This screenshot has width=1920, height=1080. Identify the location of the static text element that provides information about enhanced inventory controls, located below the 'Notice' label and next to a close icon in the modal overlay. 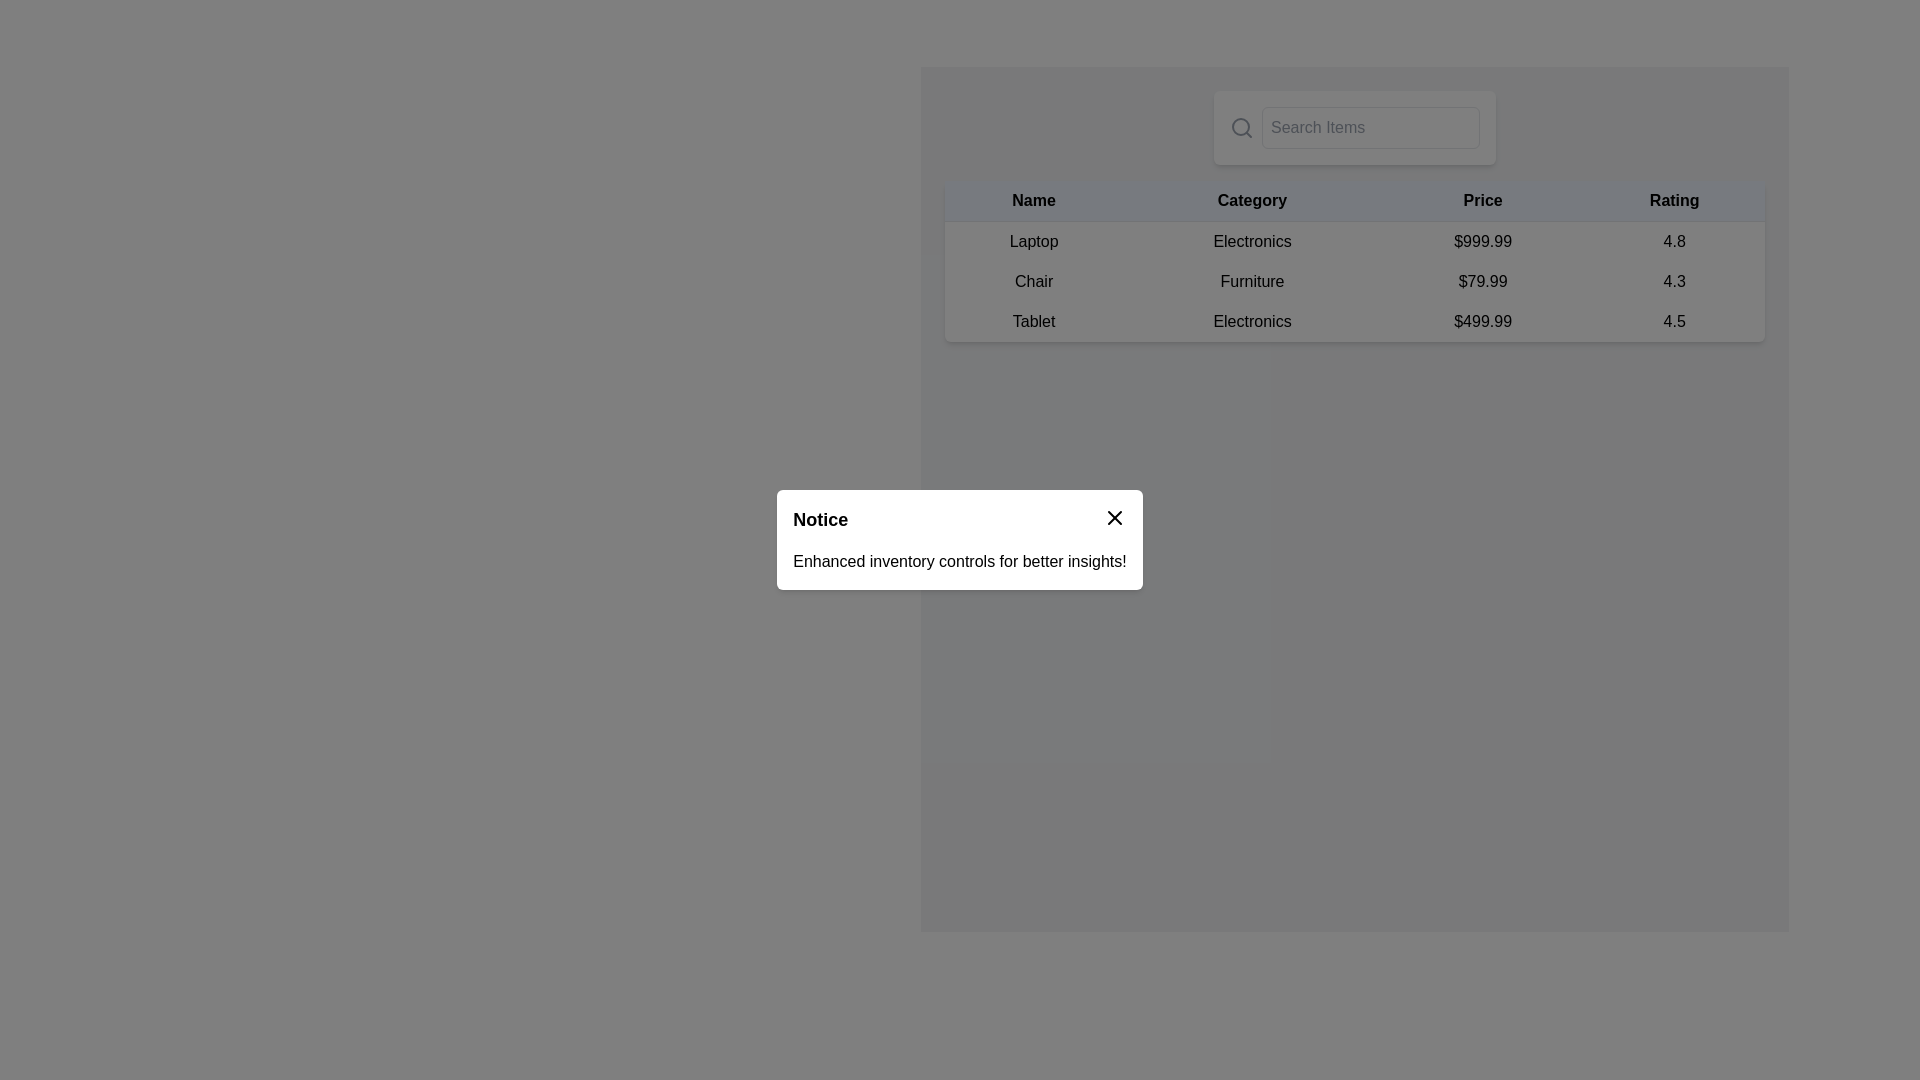
(960, 562).